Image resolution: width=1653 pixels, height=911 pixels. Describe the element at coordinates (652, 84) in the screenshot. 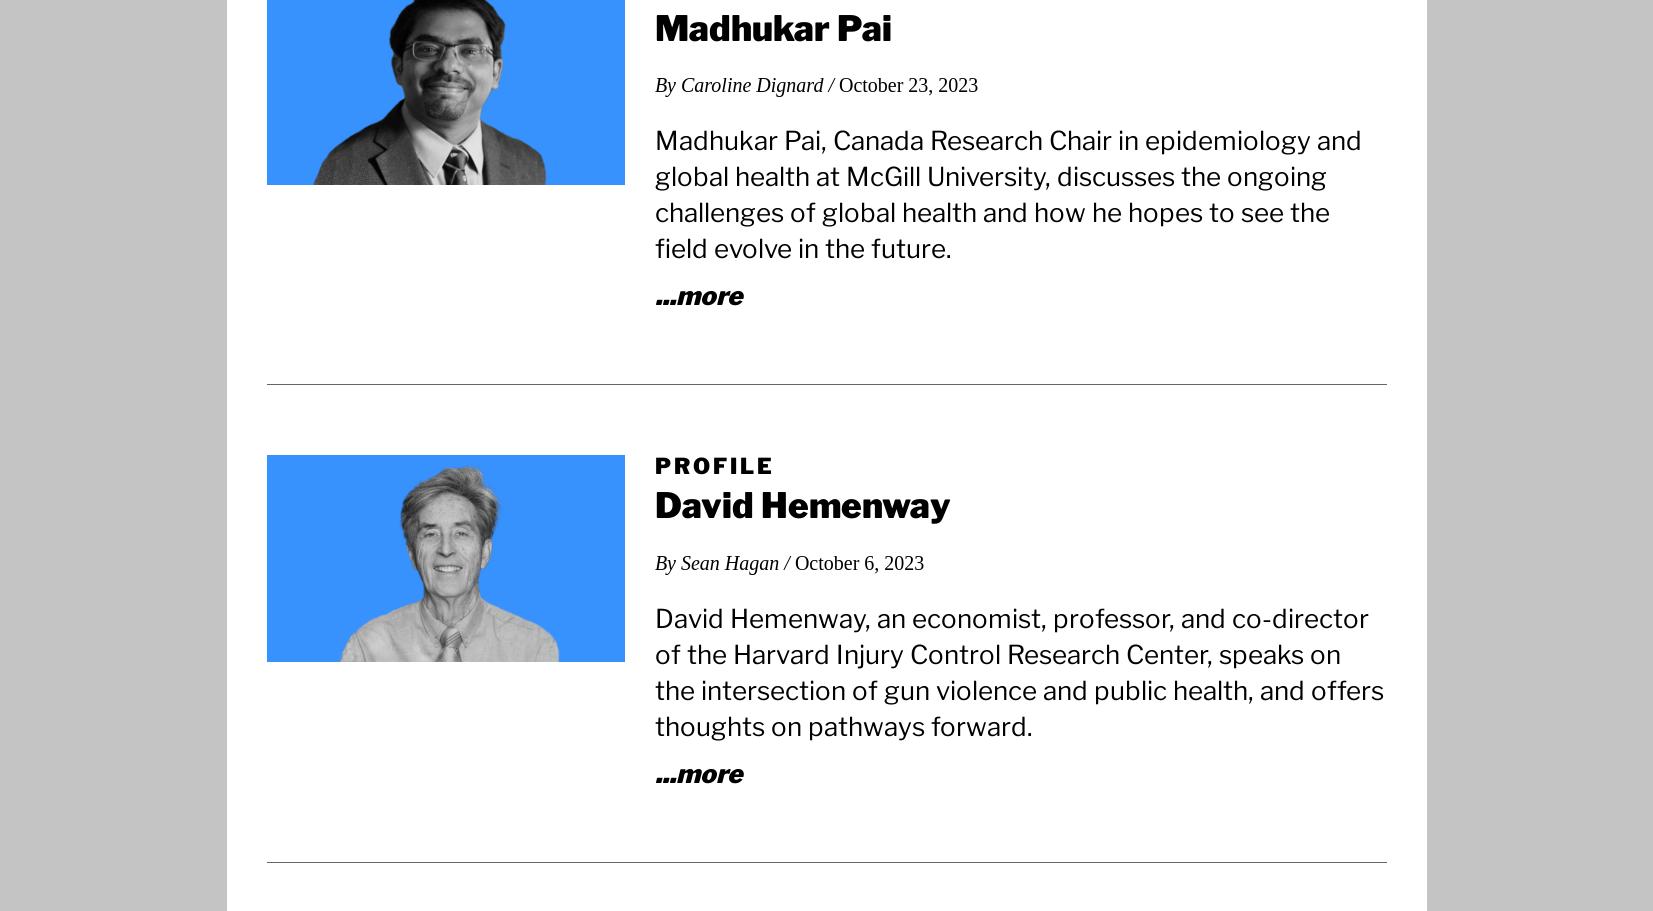

I see `'By Caroline Dignard /'` at that location.